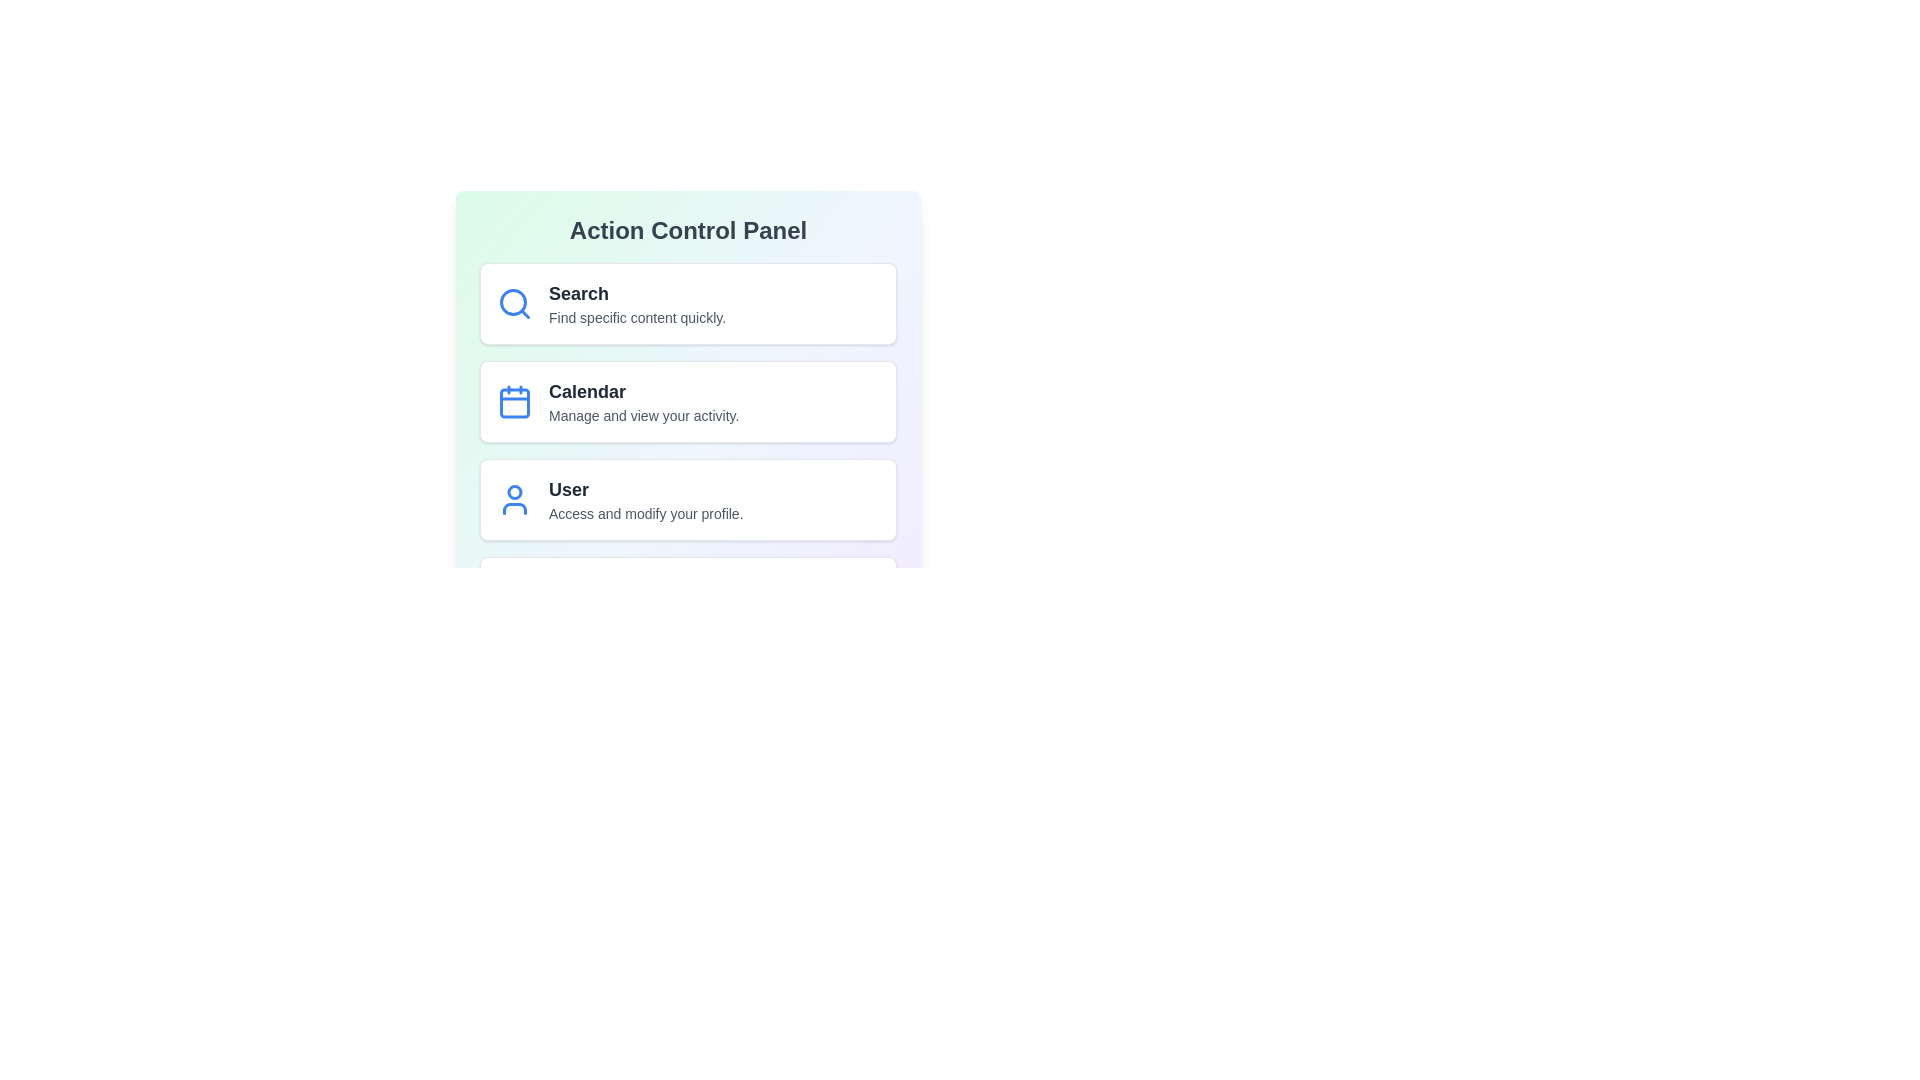  What do you see at coordinates (513, 302) in the screenshot?
I see `the SVG circle representing the search functionality, which is the leftmost circular component of the icon in the 'Search' button group` at bounding box center [513, 302].